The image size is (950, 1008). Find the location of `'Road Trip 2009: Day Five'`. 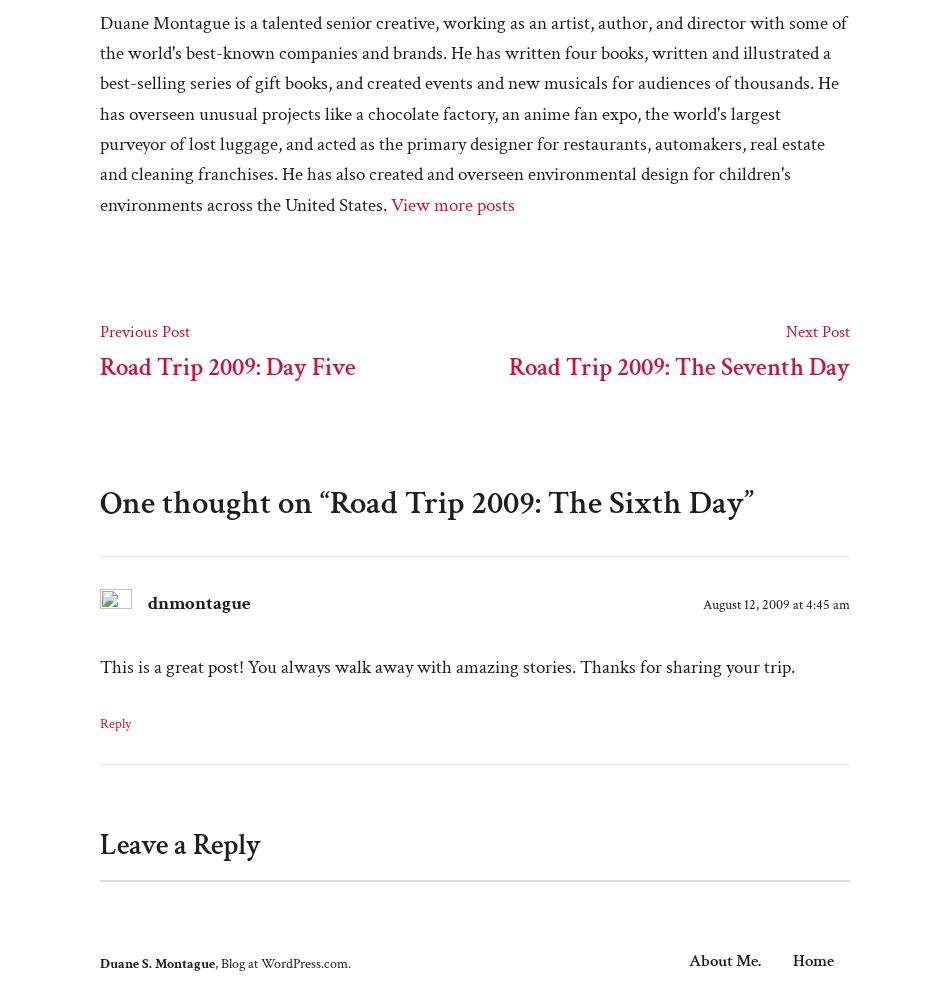

'Road Trip 2009: Day Five' is located at coordinates (228, 366).